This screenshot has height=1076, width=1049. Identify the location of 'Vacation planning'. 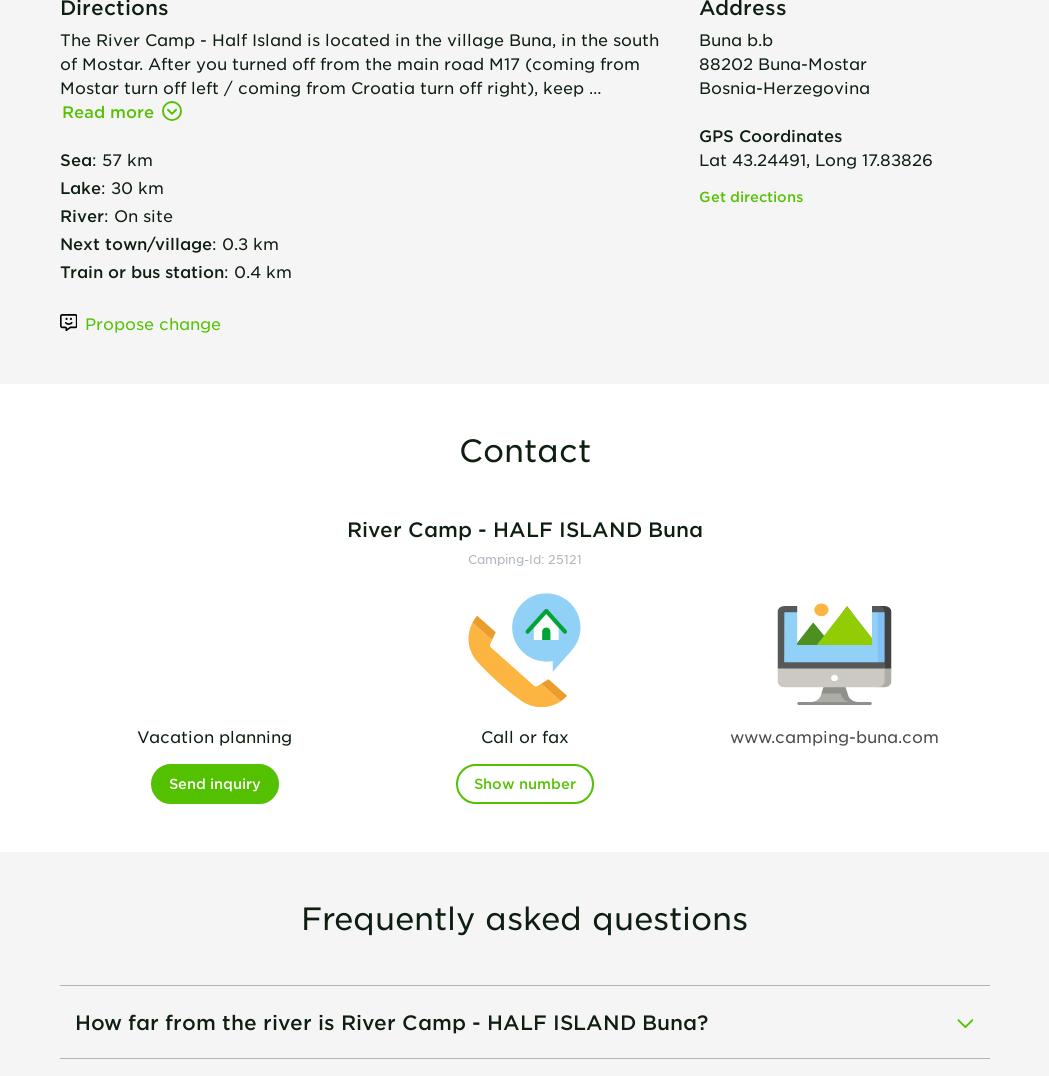
(214, 734).